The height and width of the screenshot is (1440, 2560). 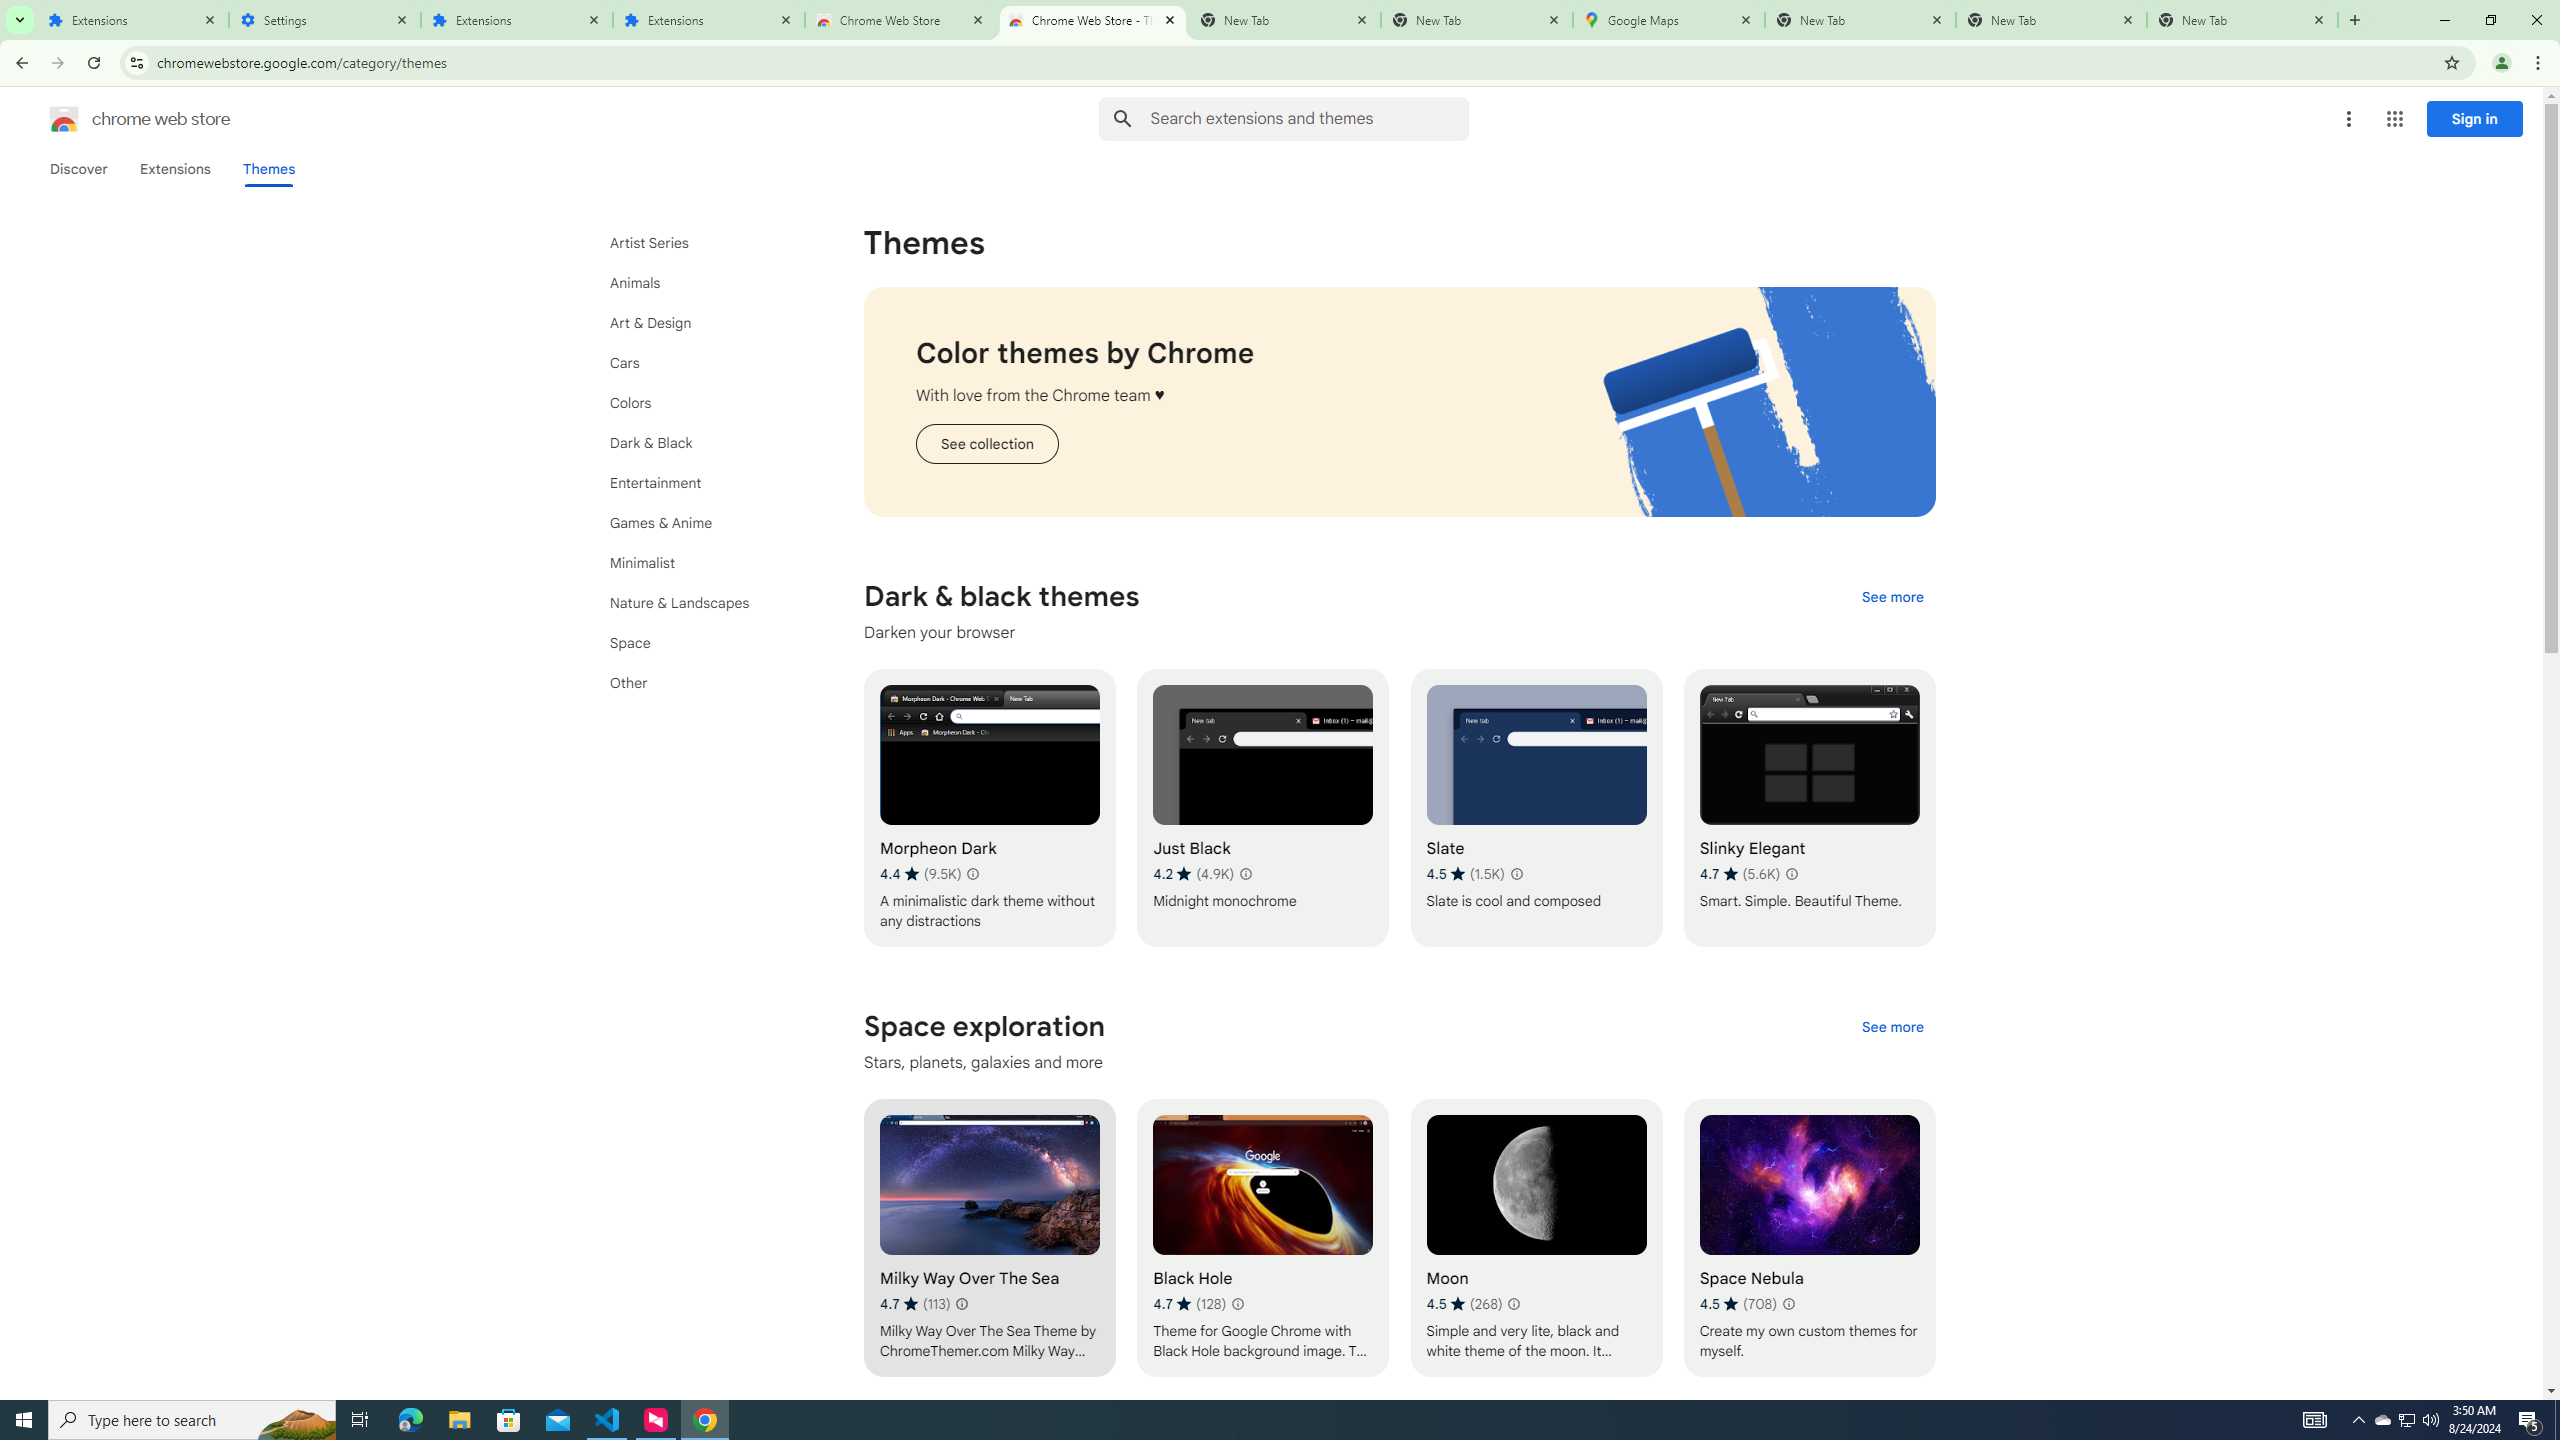 I want to click on 'Learn more about results and reviews "Slinky Elegant"', so click(x=1789, y=873).